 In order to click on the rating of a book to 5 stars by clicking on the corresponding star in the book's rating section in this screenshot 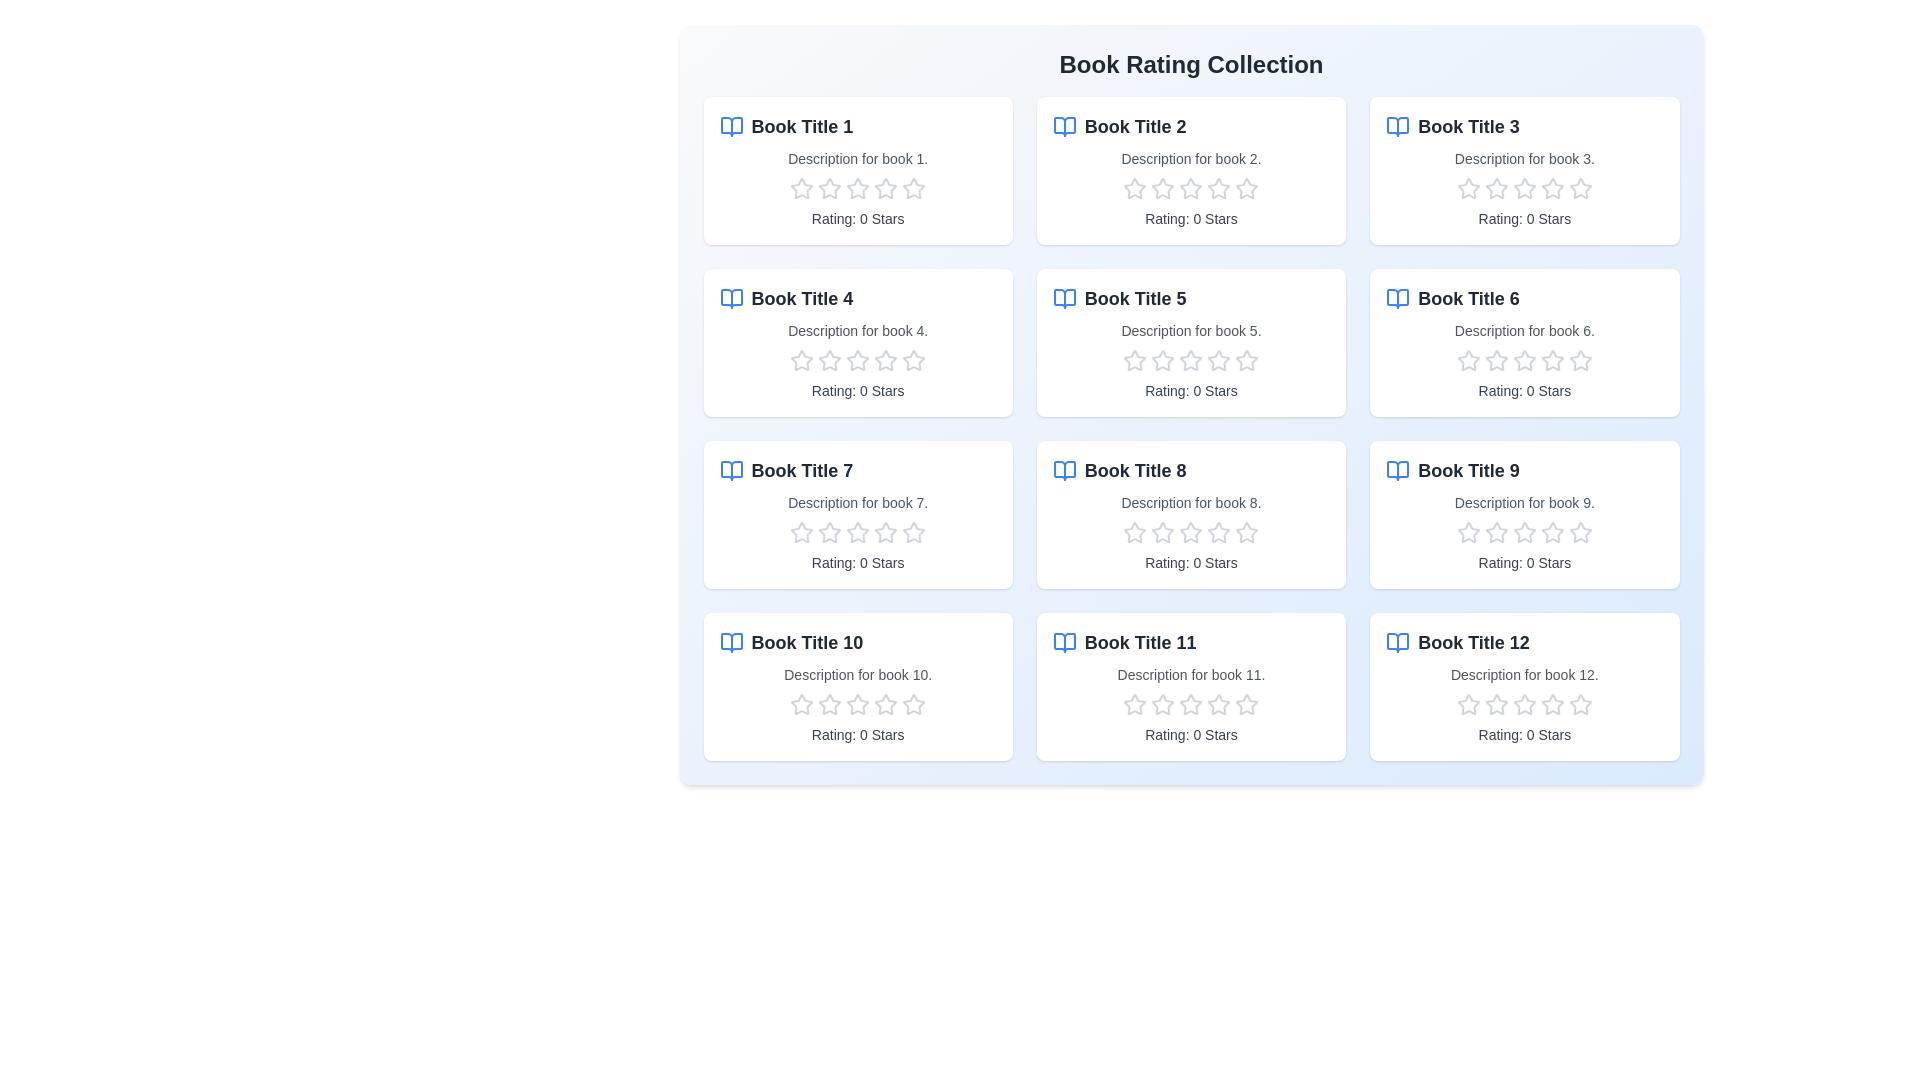, I will do `click(913, 189)`.